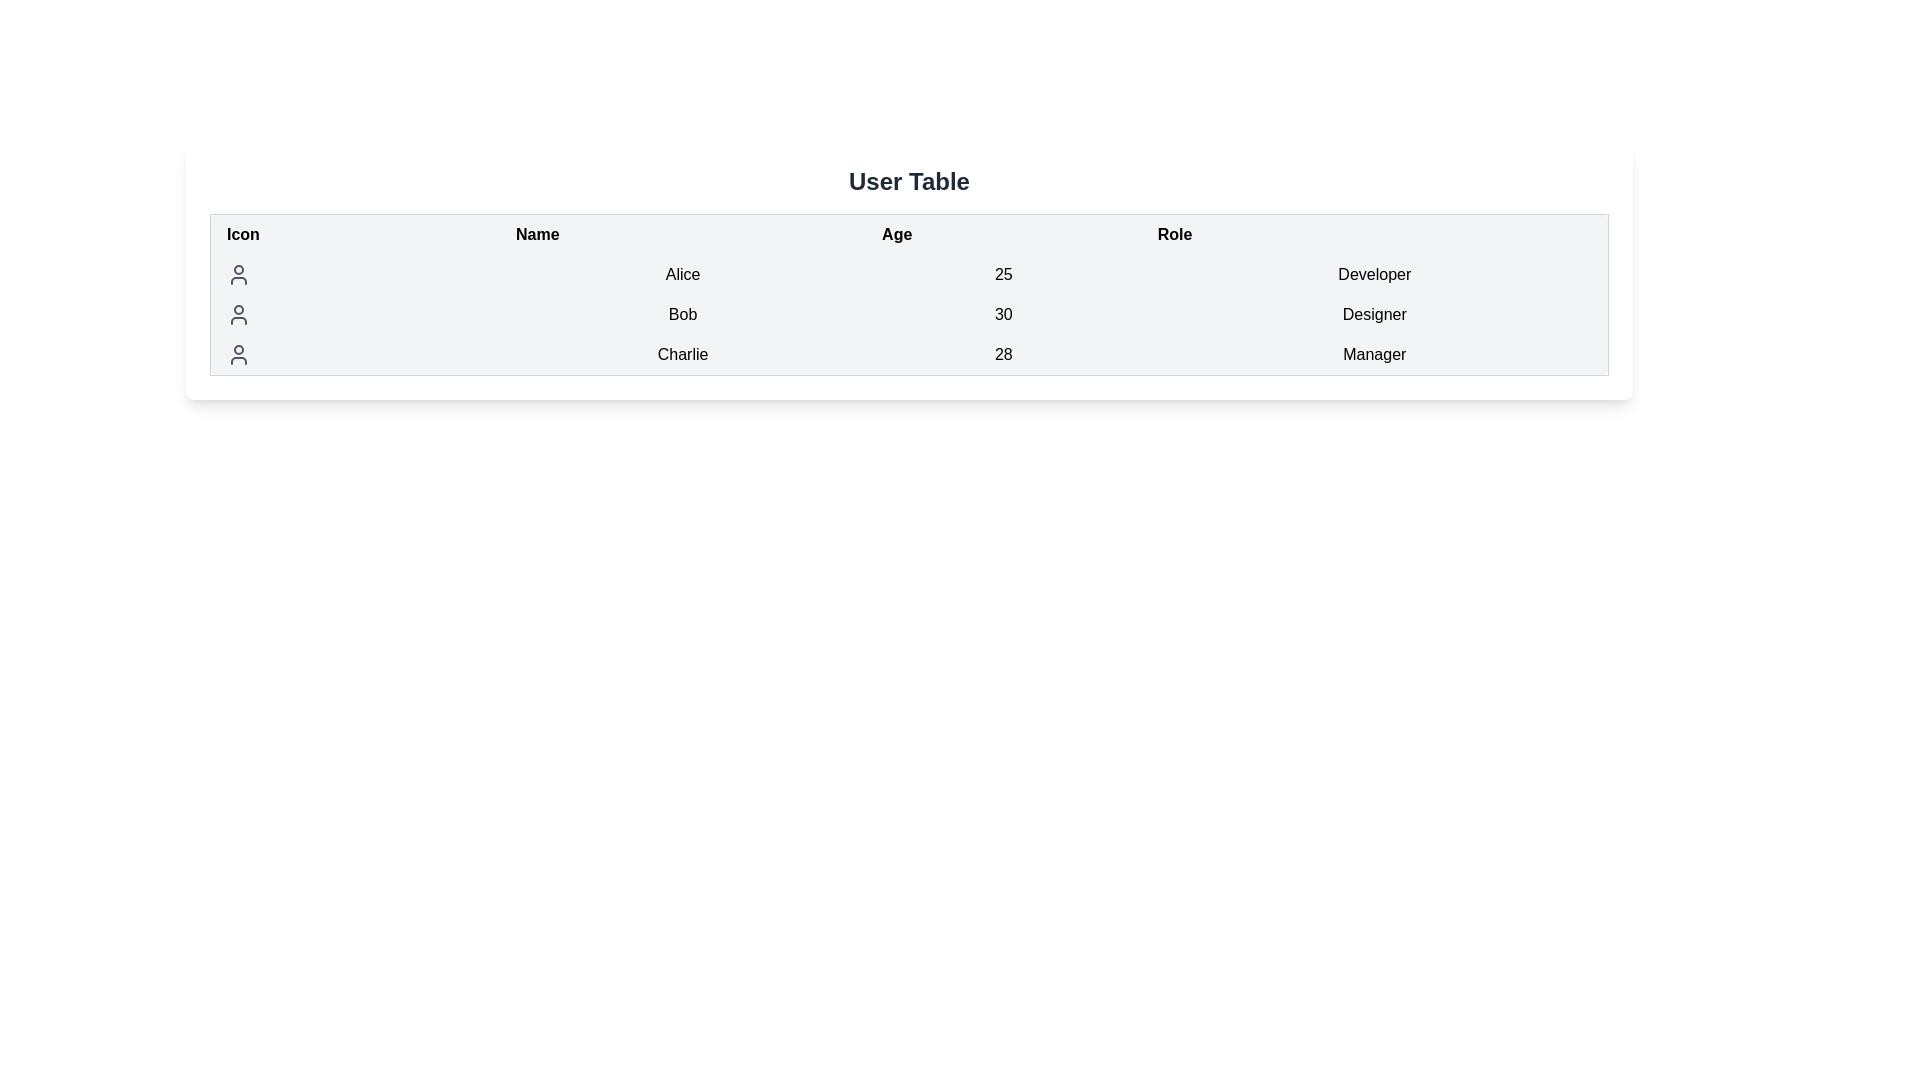 The width and height of the screenshot is (1920, 1080). Describe the element at coordinates (1003, 354) in the screenshot. I see `the static text element displaying the number '28' in the third column of the third row, corresponding to the 'Age' field for 'Charlie'` at that location.